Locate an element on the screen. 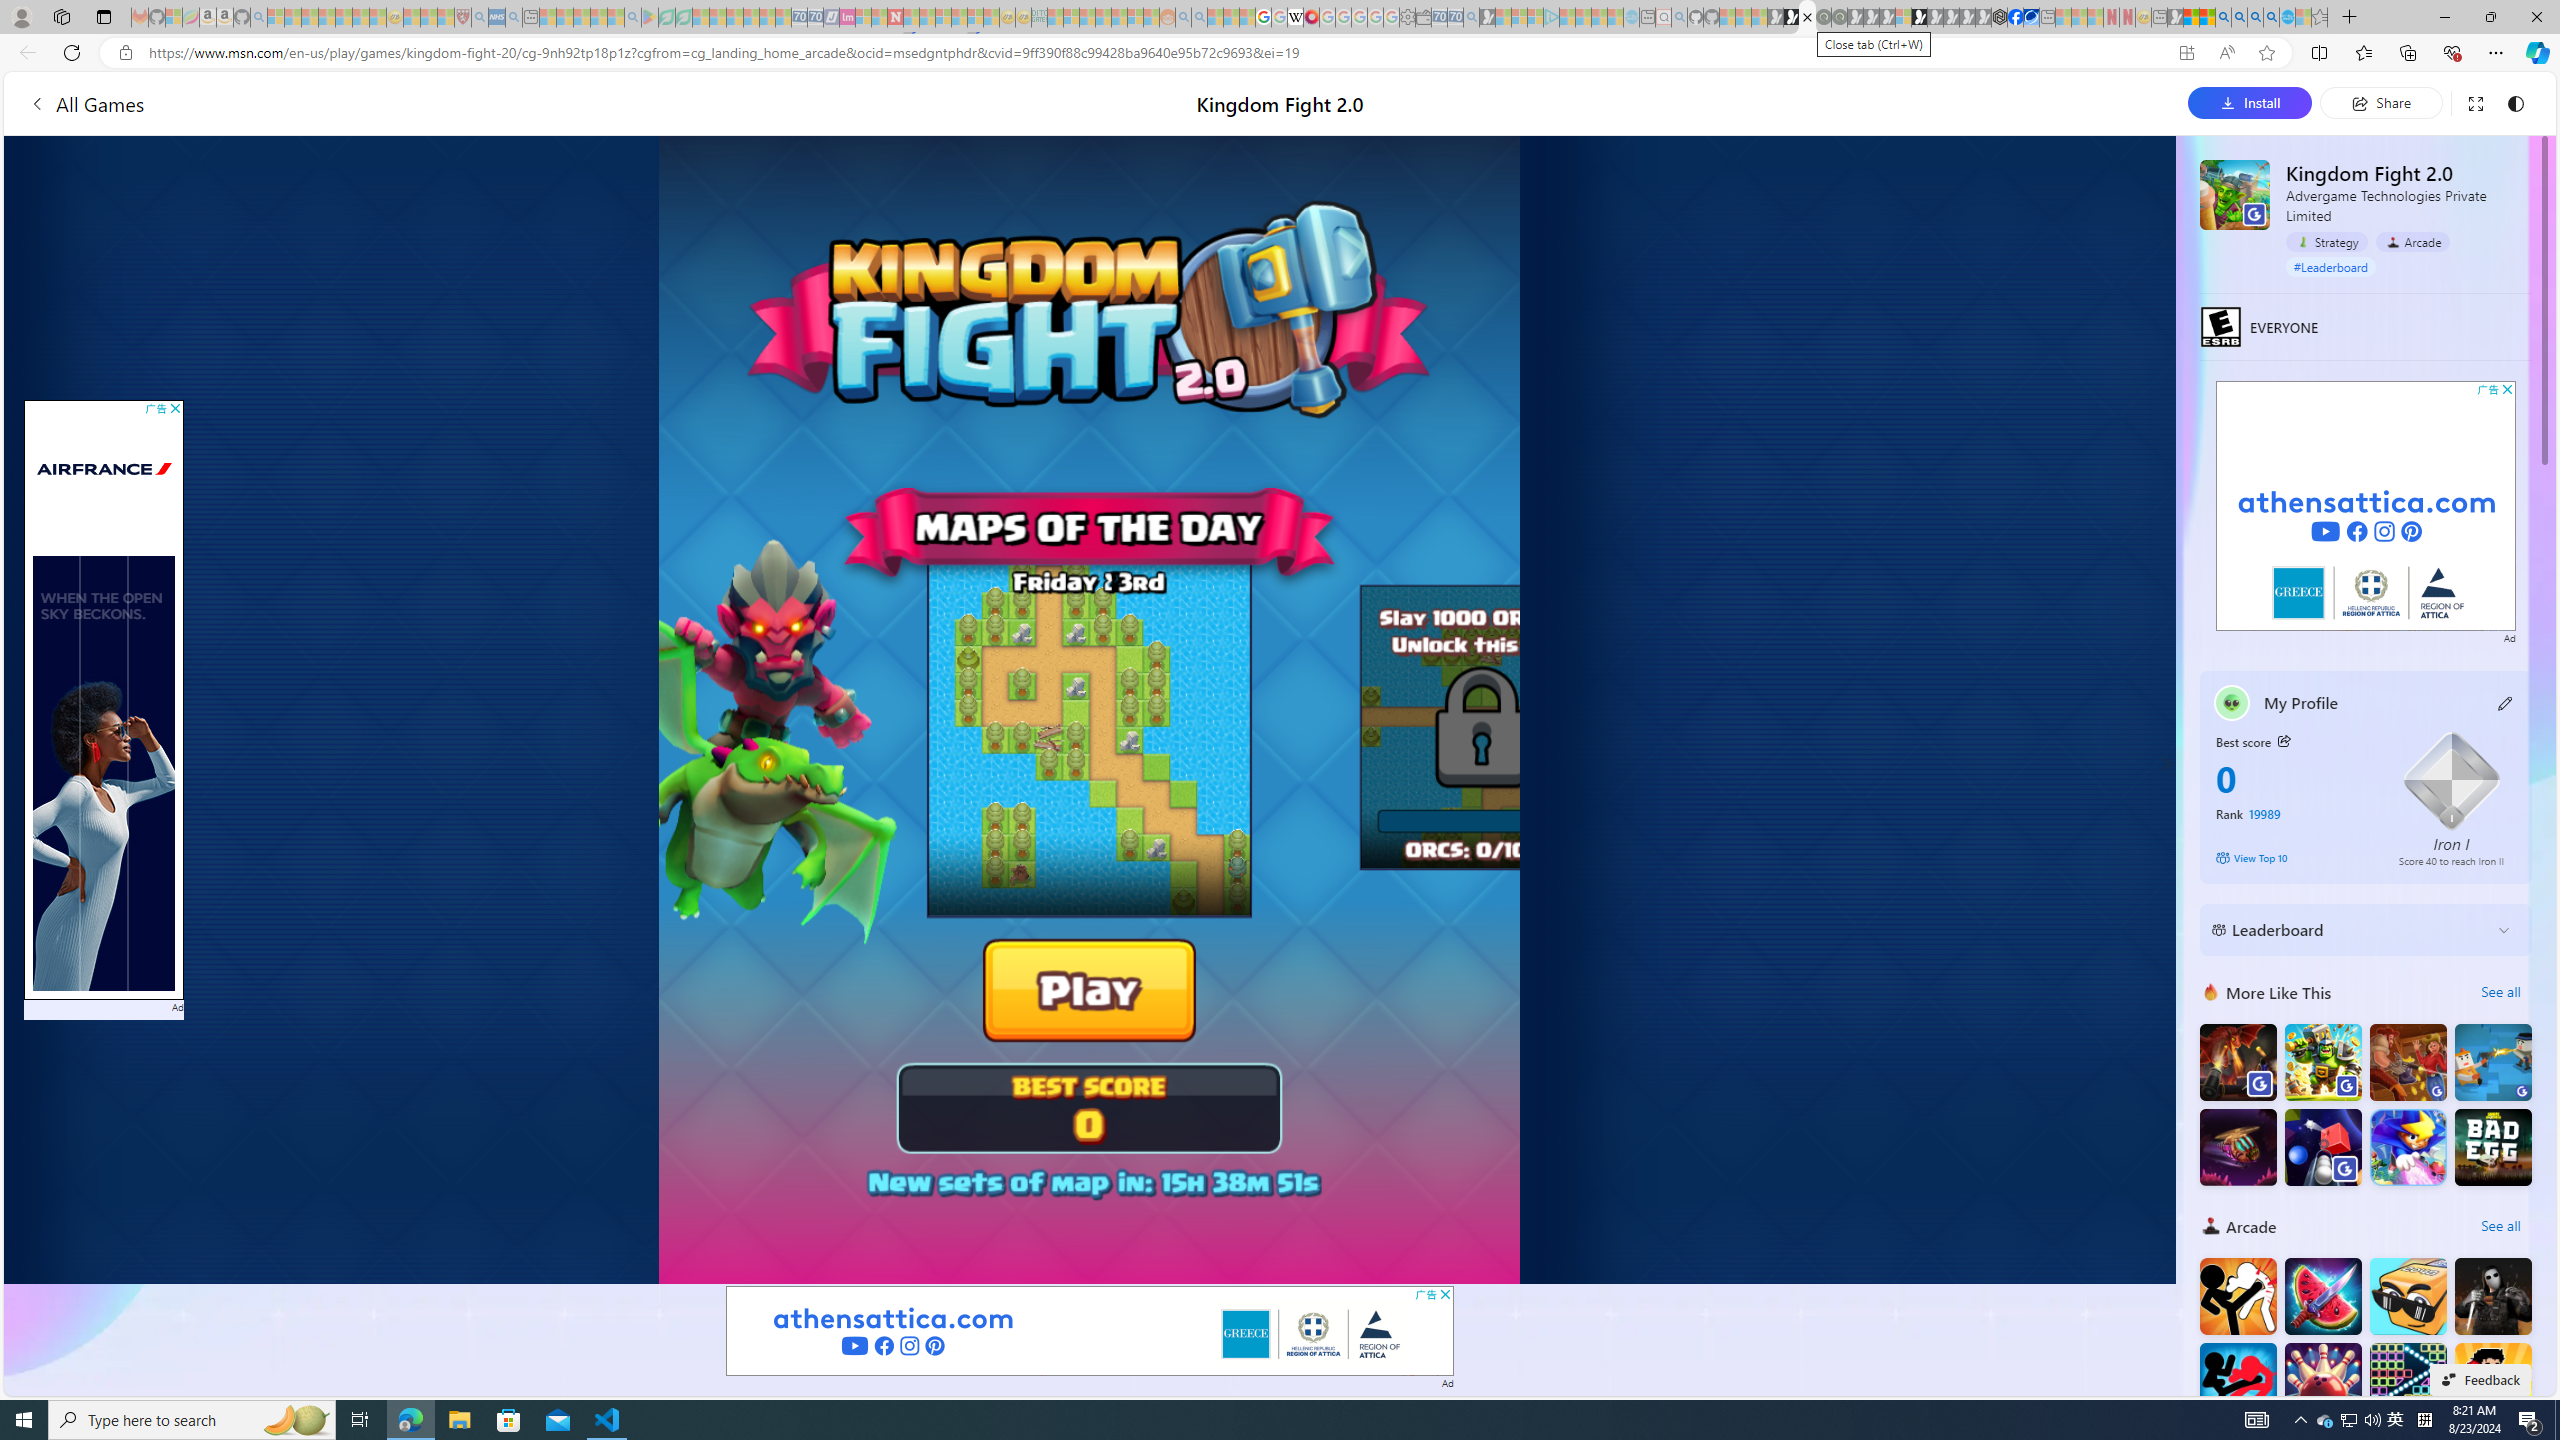  'Arcade' is located at coordinates (2412, 241).